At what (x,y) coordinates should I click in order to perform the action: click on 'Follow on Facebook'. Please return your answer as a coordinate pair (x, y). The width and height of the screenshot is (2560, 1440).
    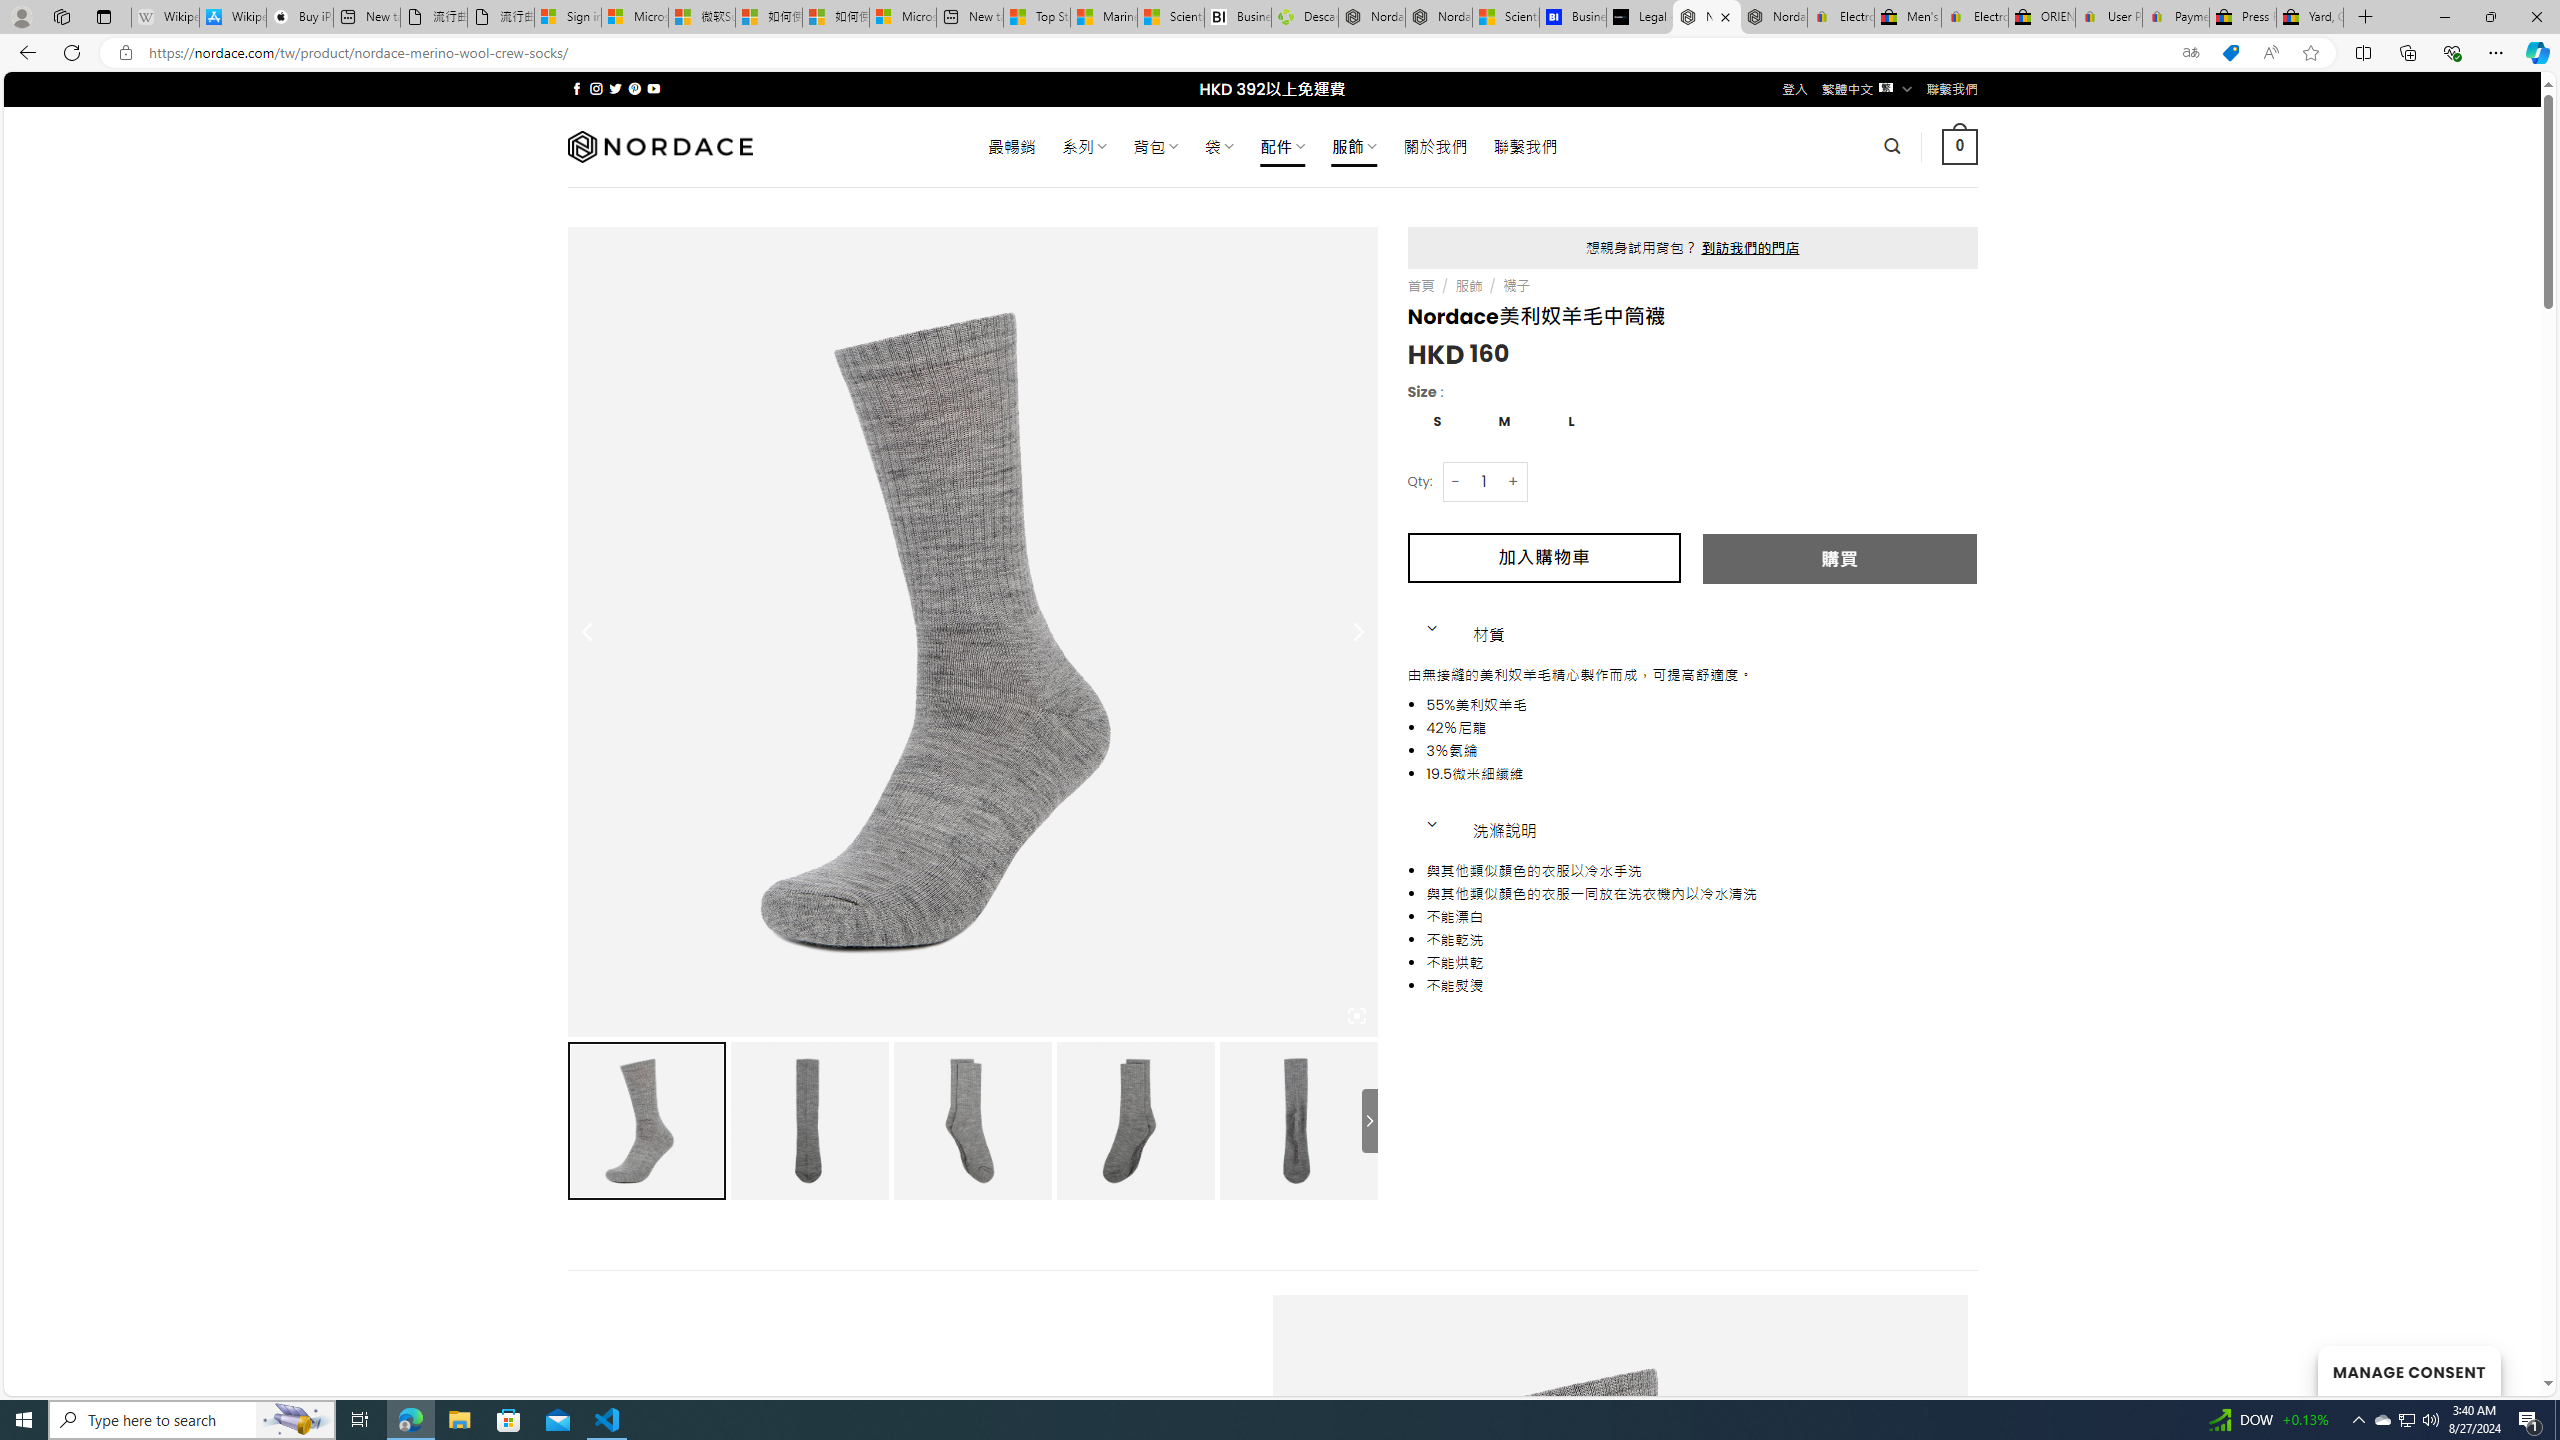
    Looking at the image, I should click on (576, 88).